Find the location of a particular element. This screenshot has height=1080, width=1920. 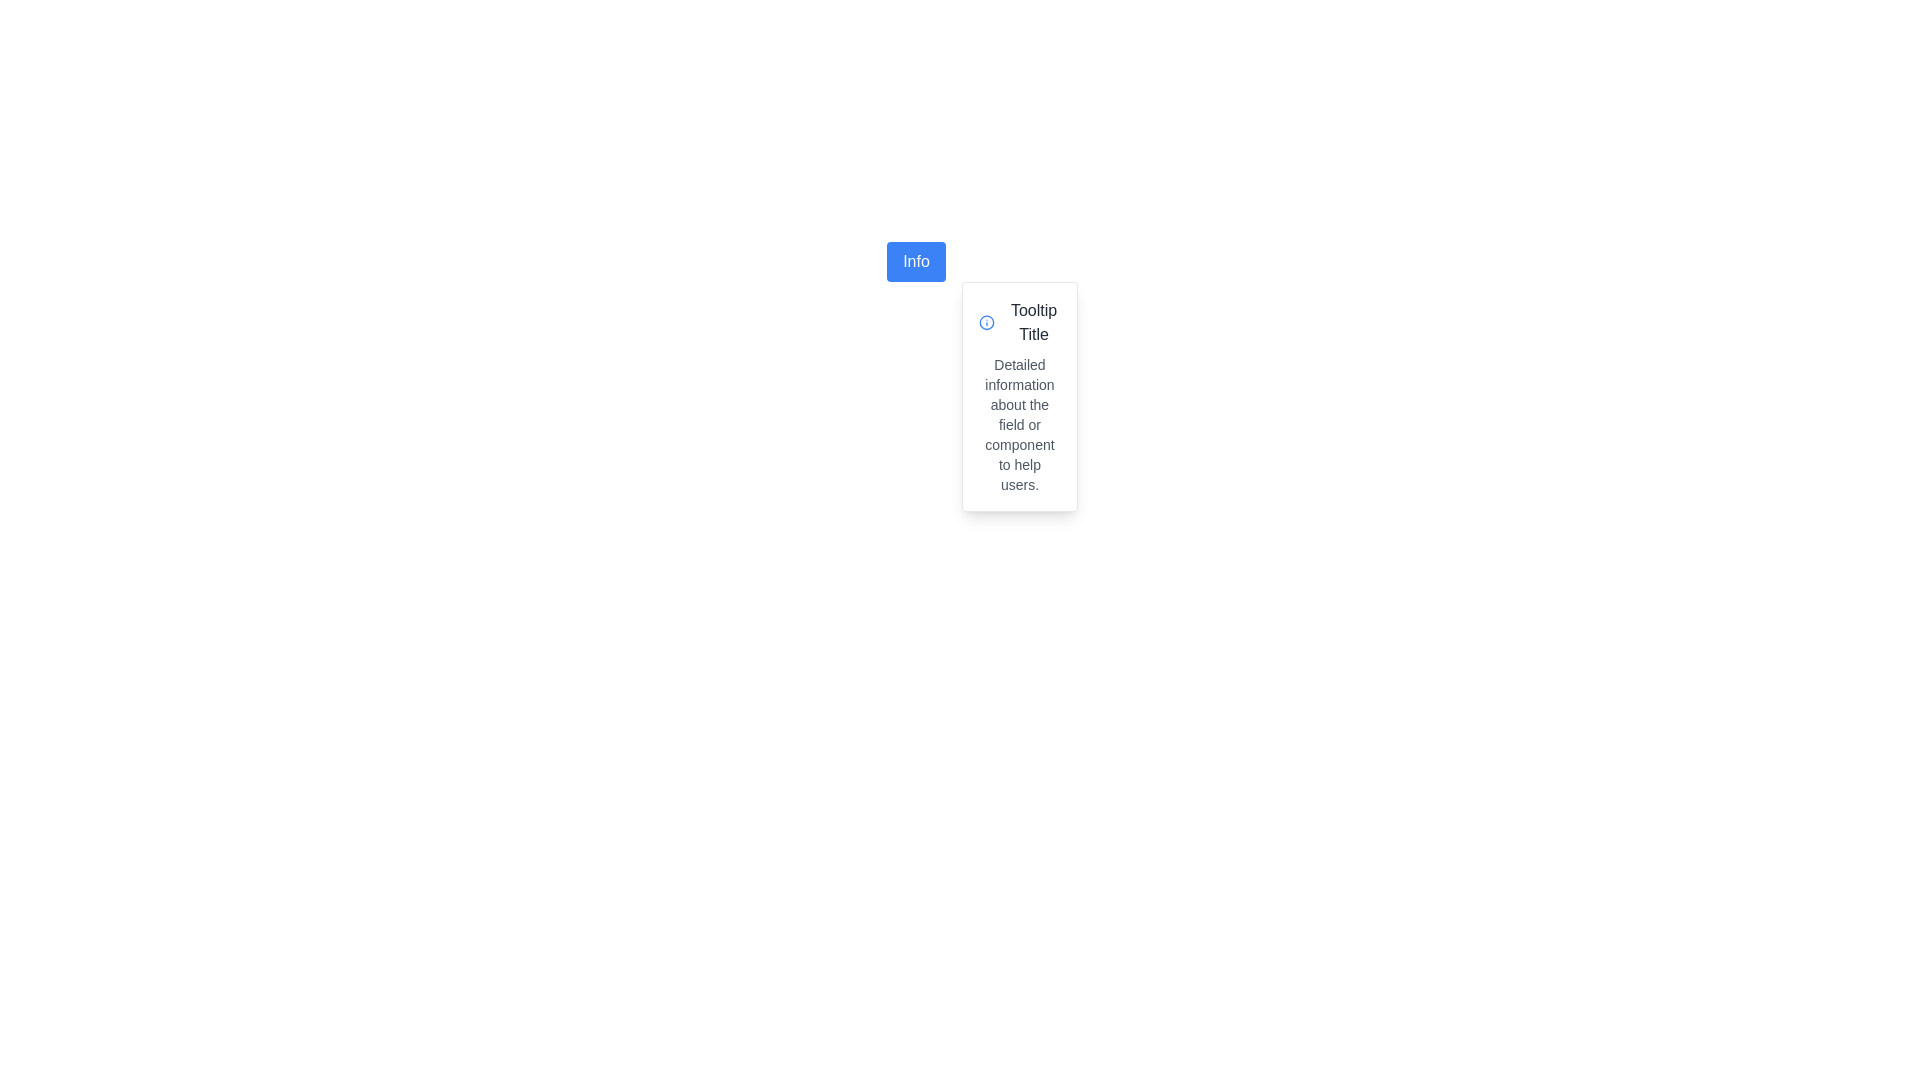

the circular blue icon with a bold outline and an inner vertical line, located to the left of the 'Tooltip Title' text within a tooltip interface is located at coordinates (986, 322).